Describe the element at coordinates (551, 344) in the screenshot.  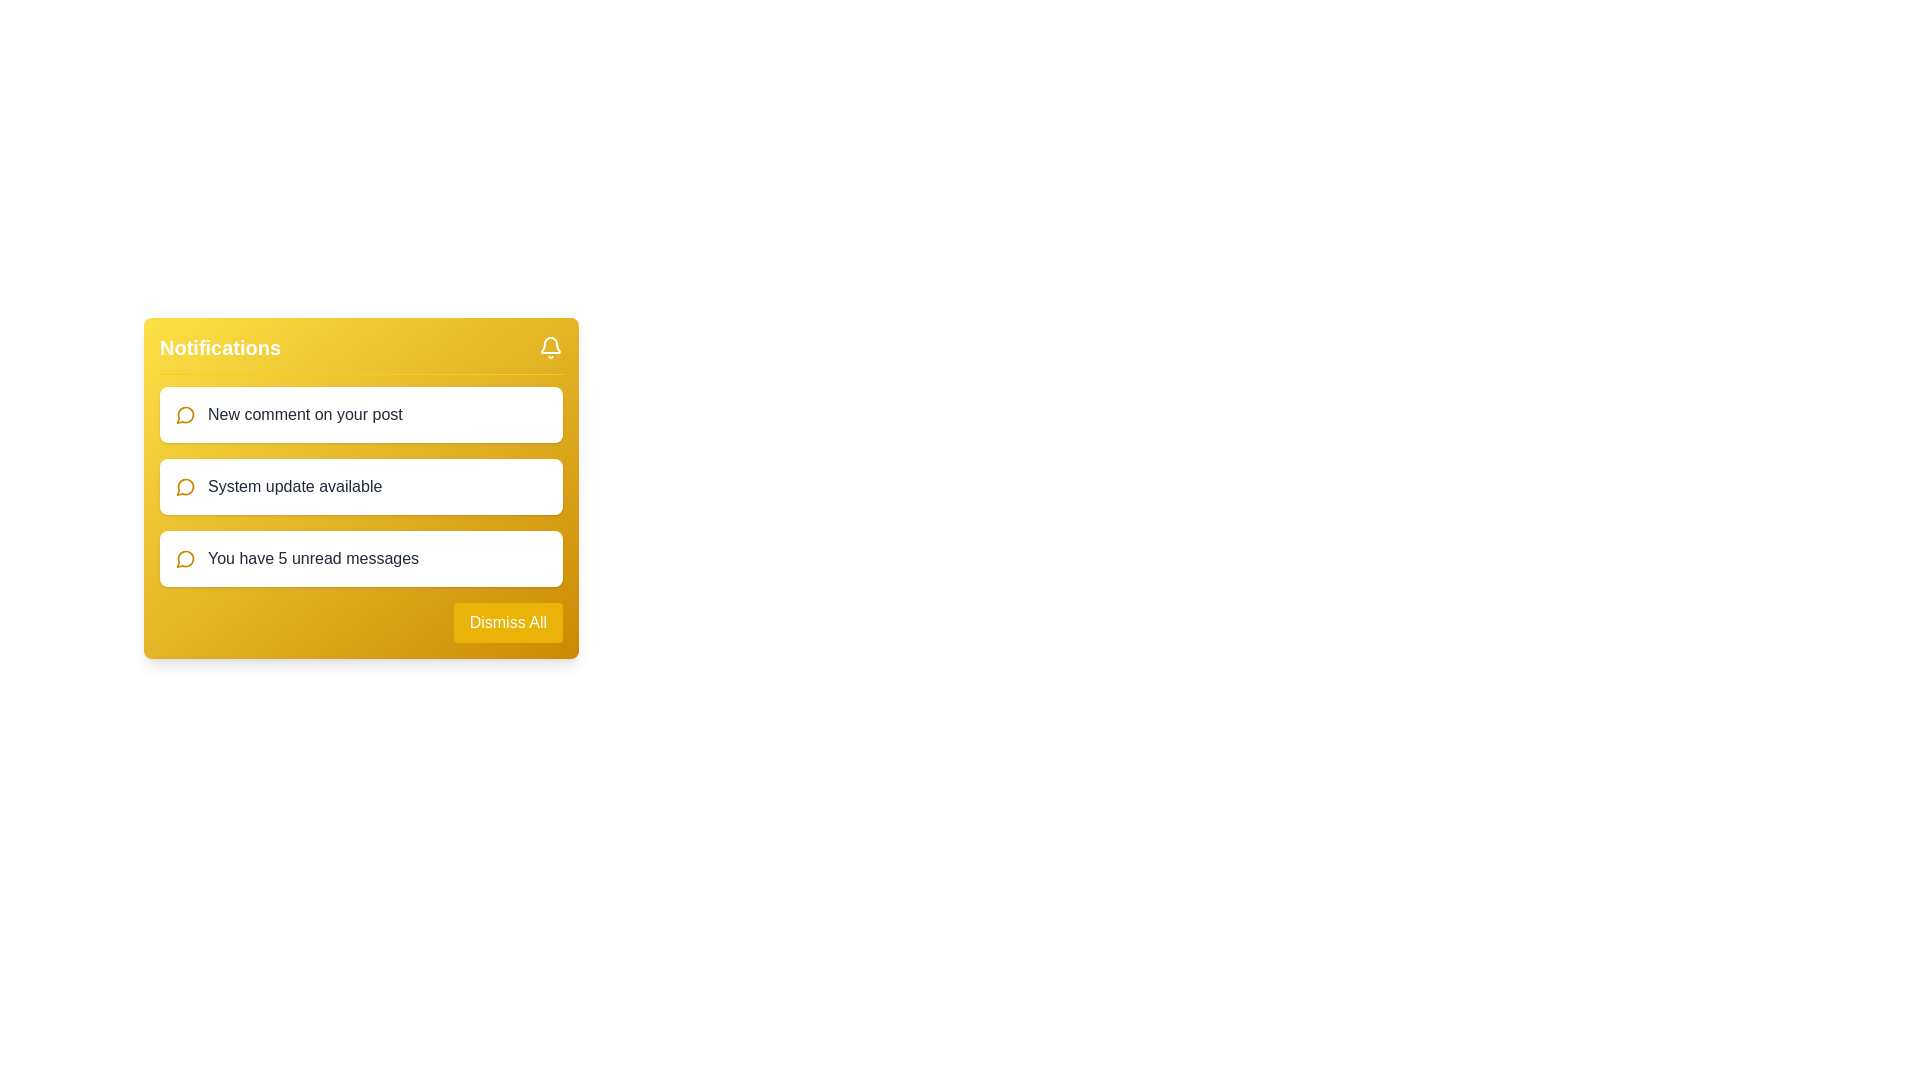
I see `the bell notification icon located at the top-right of the notification panel with a yellow background` at that location.